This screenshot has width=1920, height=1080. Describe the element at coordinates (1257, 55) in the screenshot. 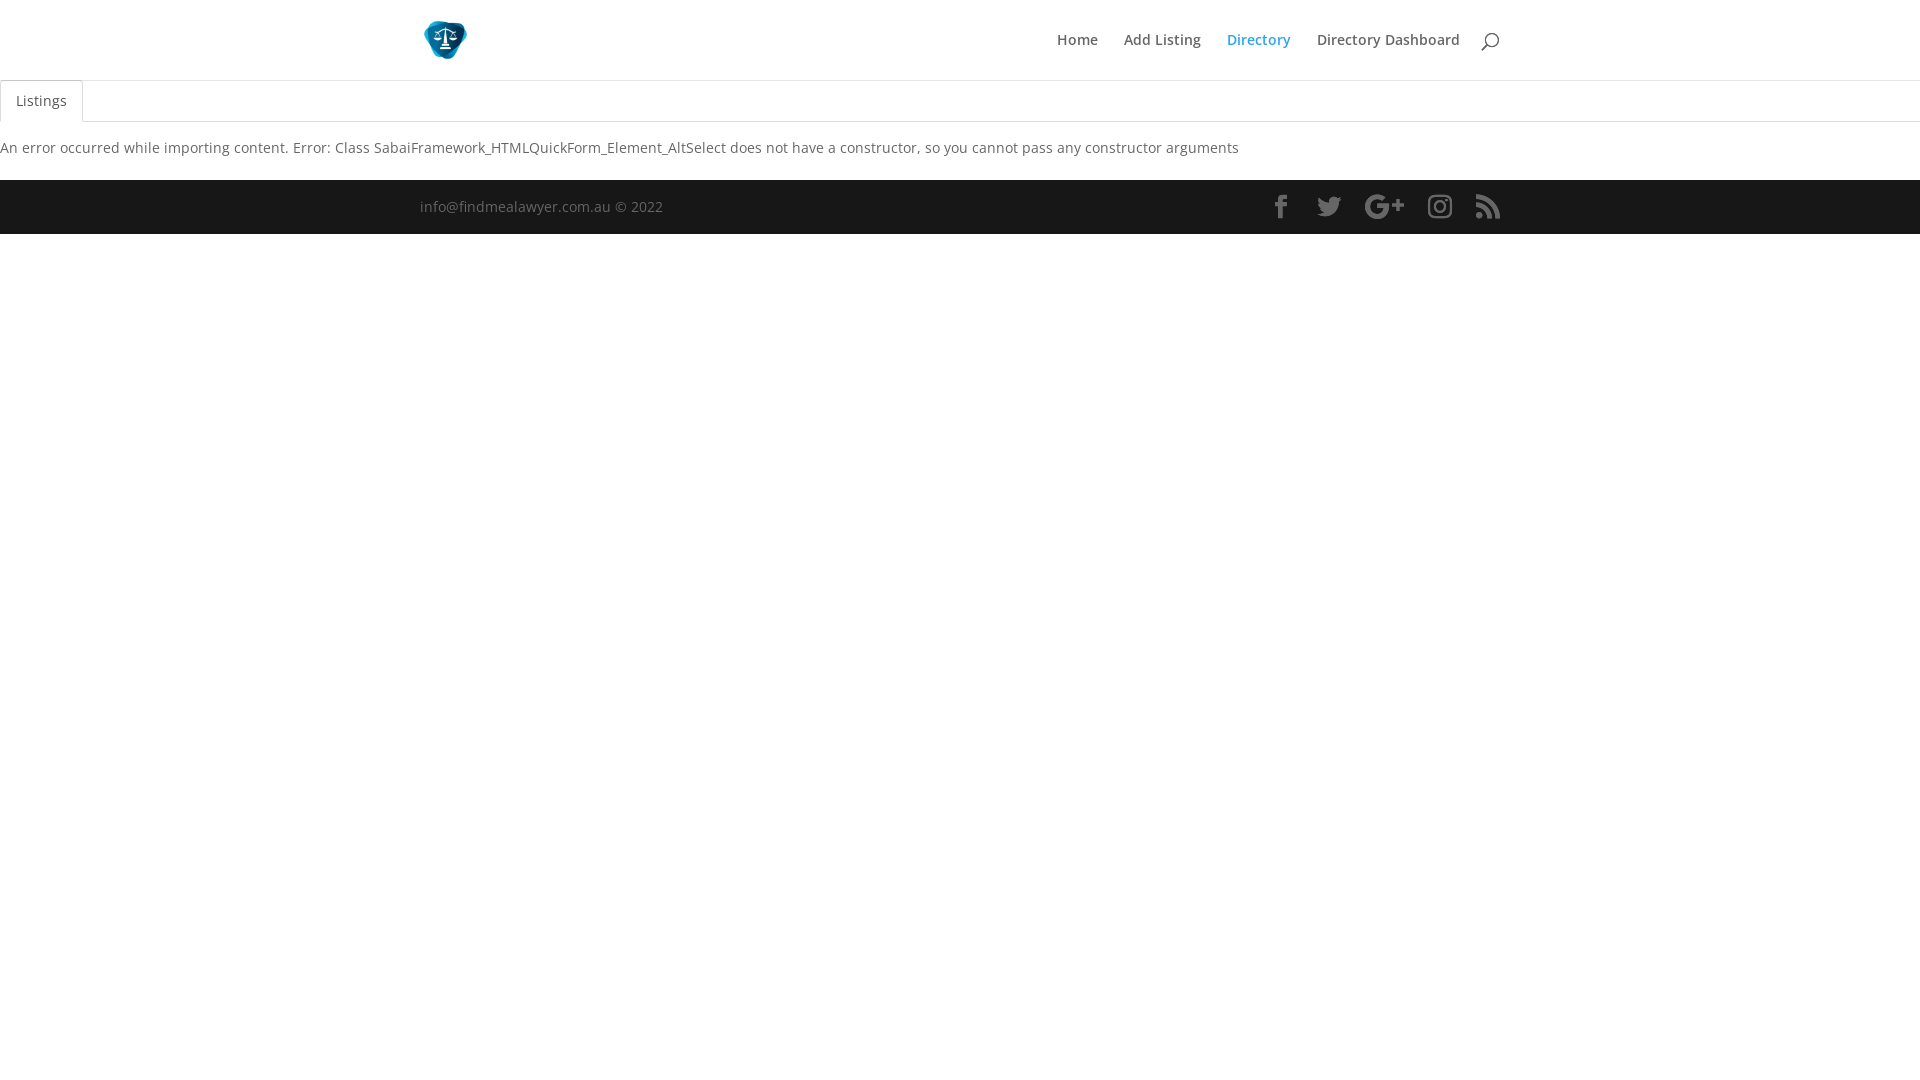

I see `'Directory'` at that location.